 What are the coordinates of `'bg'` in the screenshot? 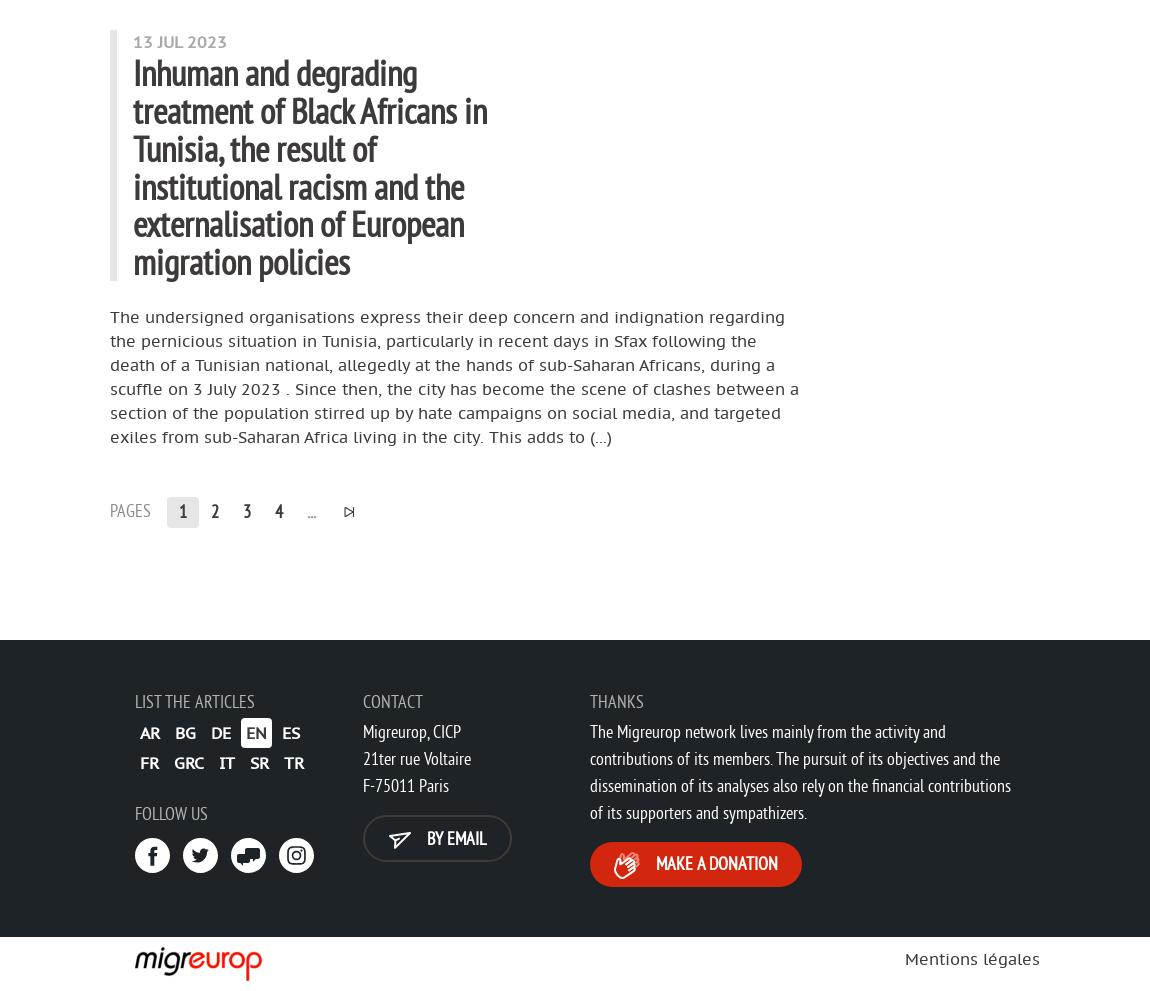 It's located at (184, 730).